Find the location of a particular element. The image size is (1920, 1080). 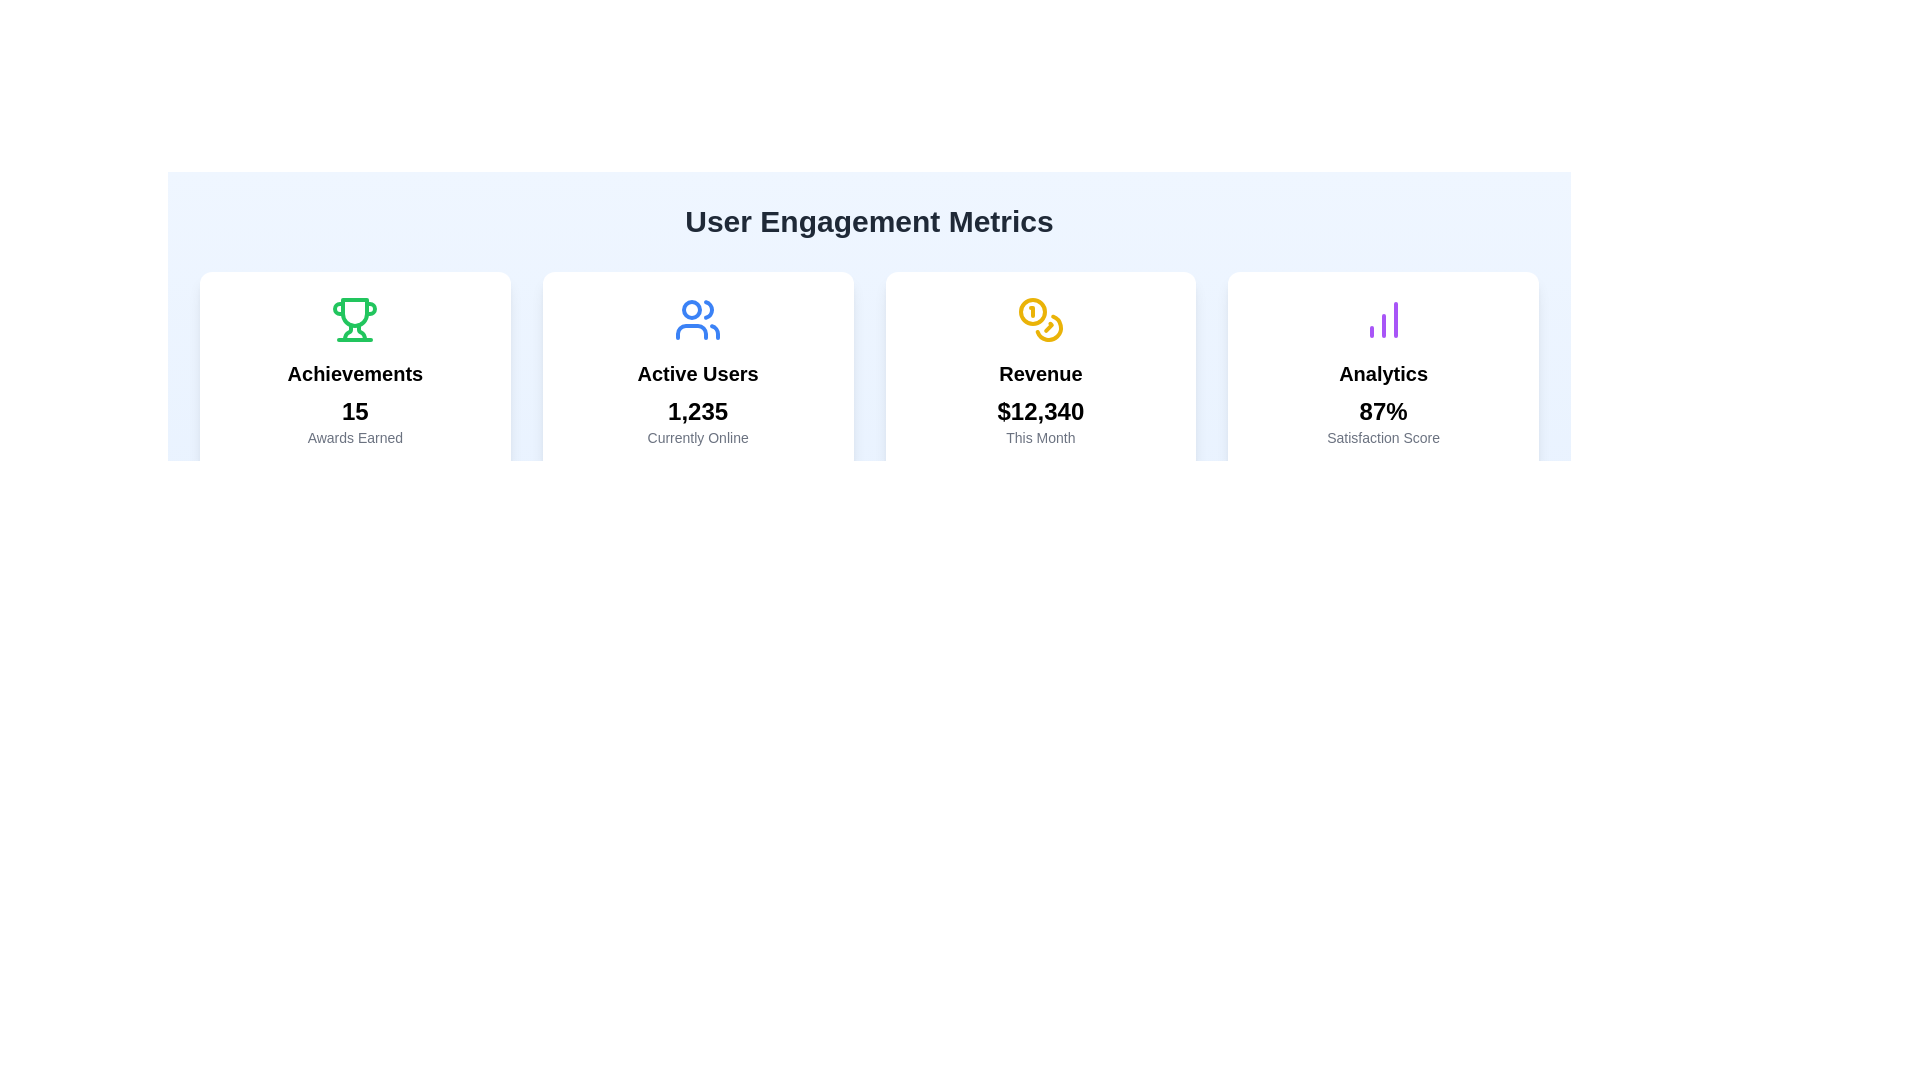

the numeric text block displaying '1,235' which is located below the heading 'Active Users' within the second card in a row of four cards is located at coordinates (698, 411).